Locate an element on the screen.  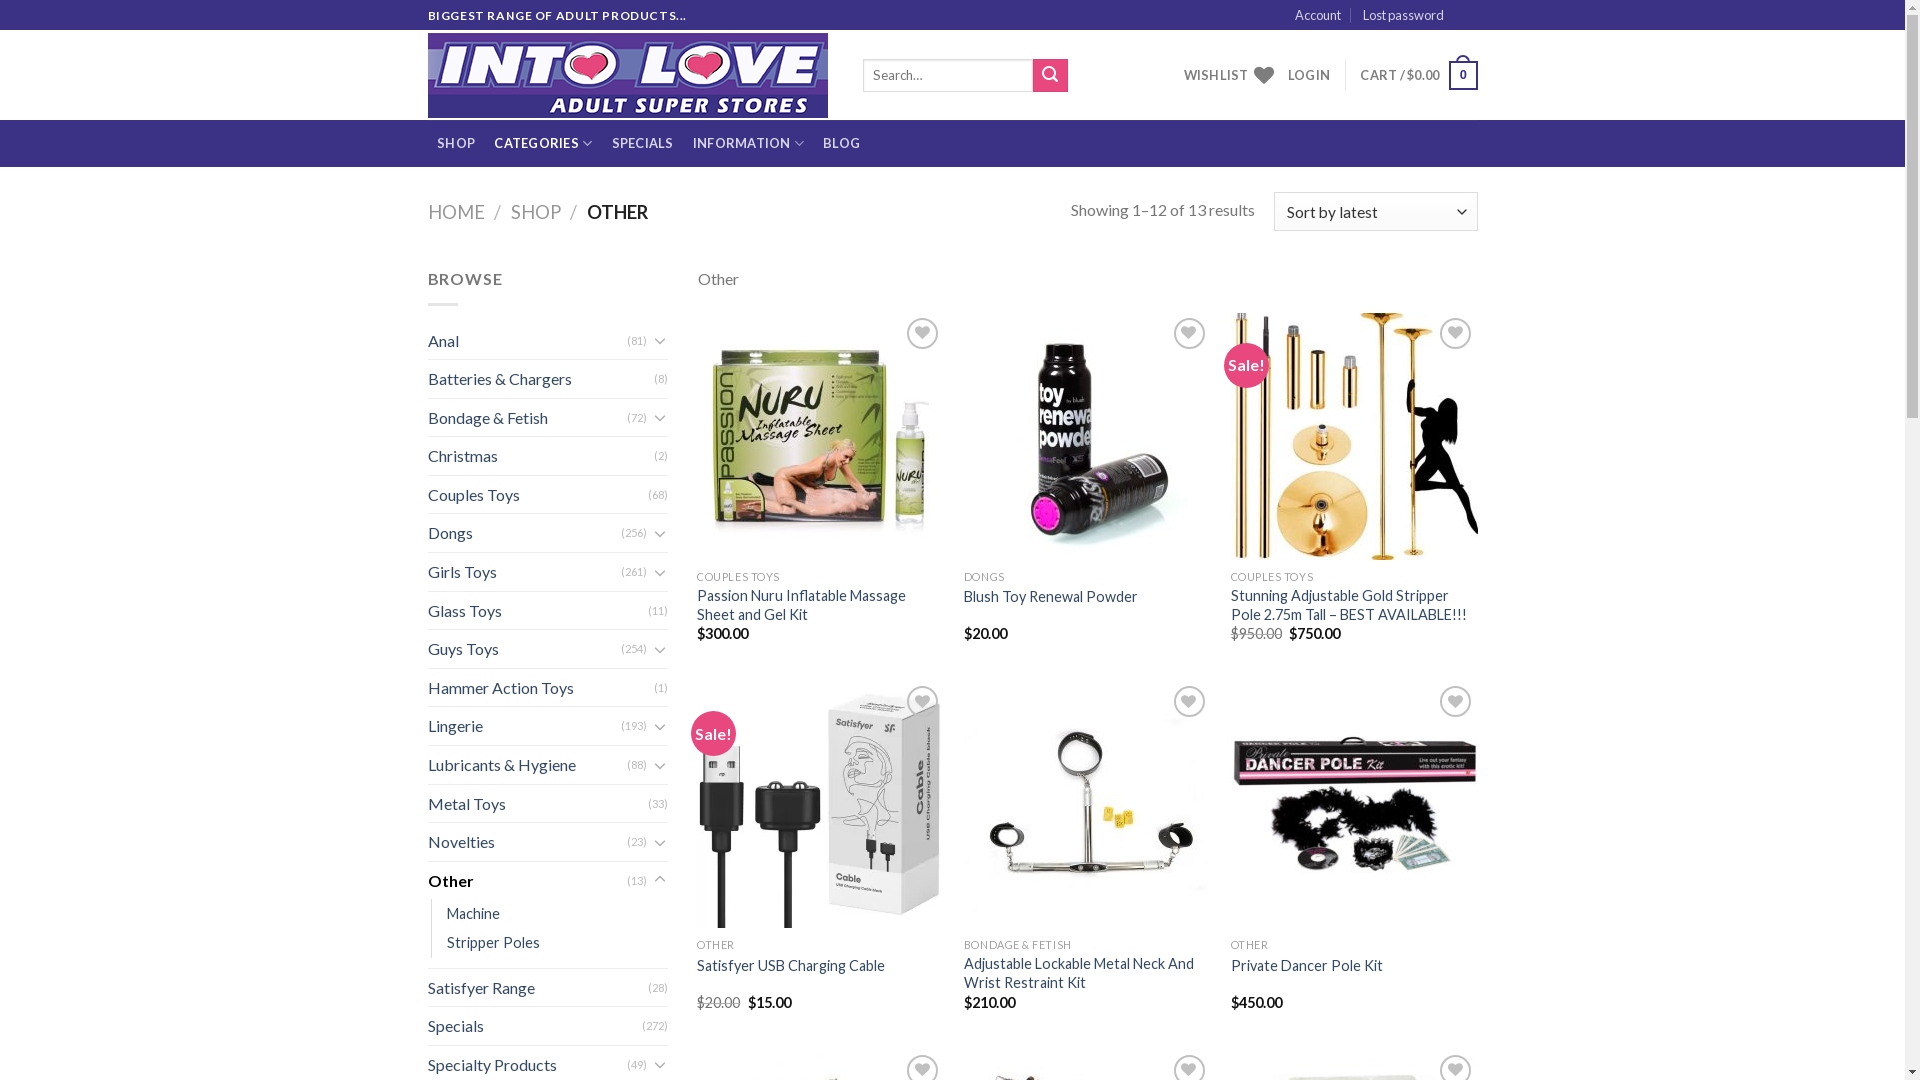
'Metal Toys' is located at coordinates (537, 802).